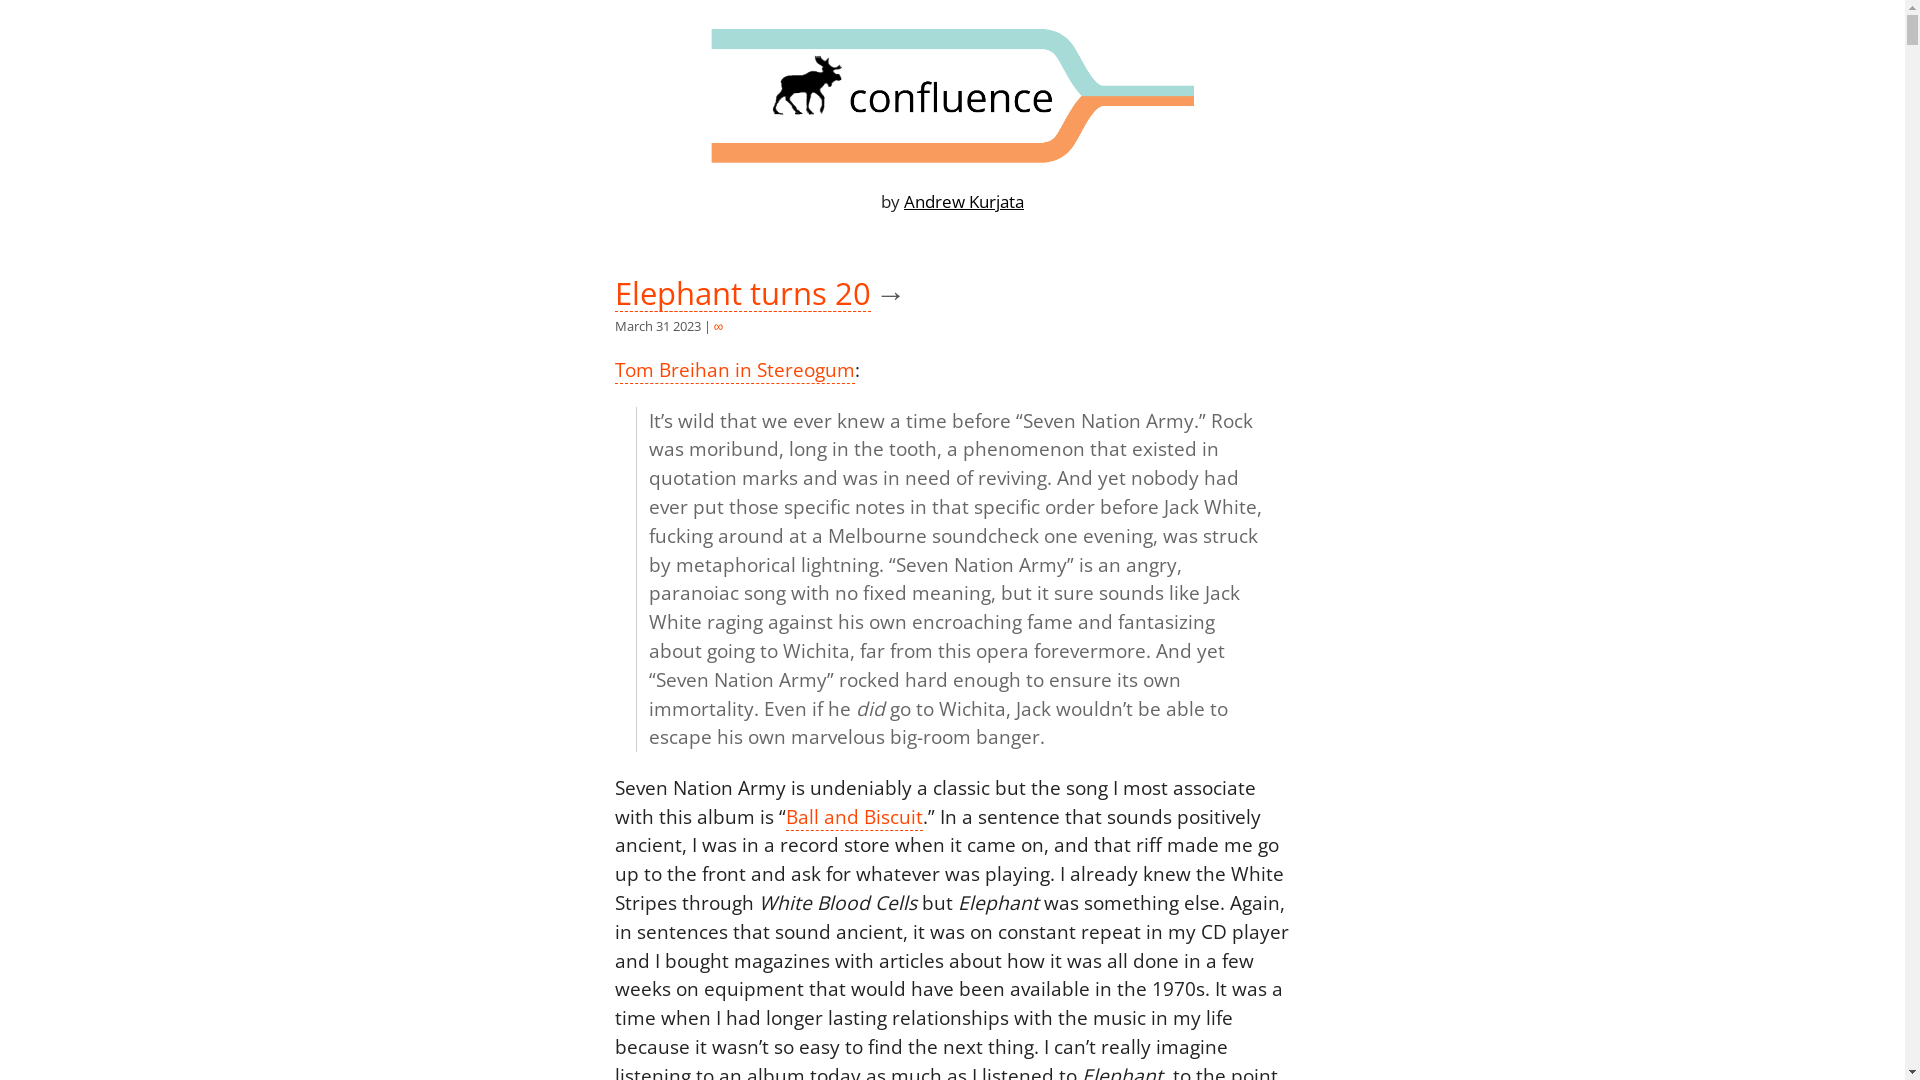 This screenshot has height=1080, width=1920. What do you see at coordinates (854, 817) in the screenshot?
I see `'Ball and Biscuit'` at bounding box center [854, 817].